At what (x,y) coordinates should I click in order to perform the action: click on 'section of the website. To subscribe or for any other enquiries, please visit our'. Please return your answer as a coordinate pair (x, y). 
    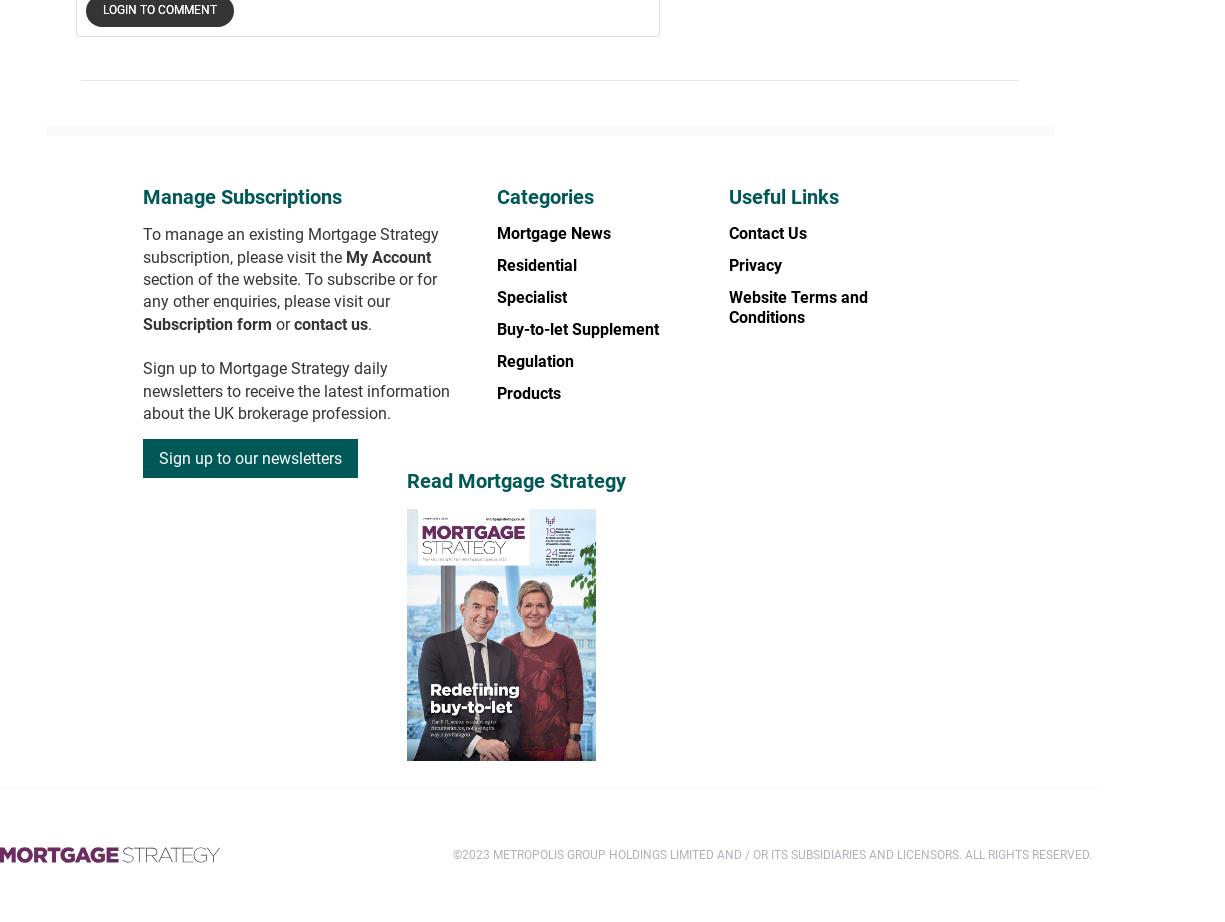
    Looking at the image, I should click on (288, 288).